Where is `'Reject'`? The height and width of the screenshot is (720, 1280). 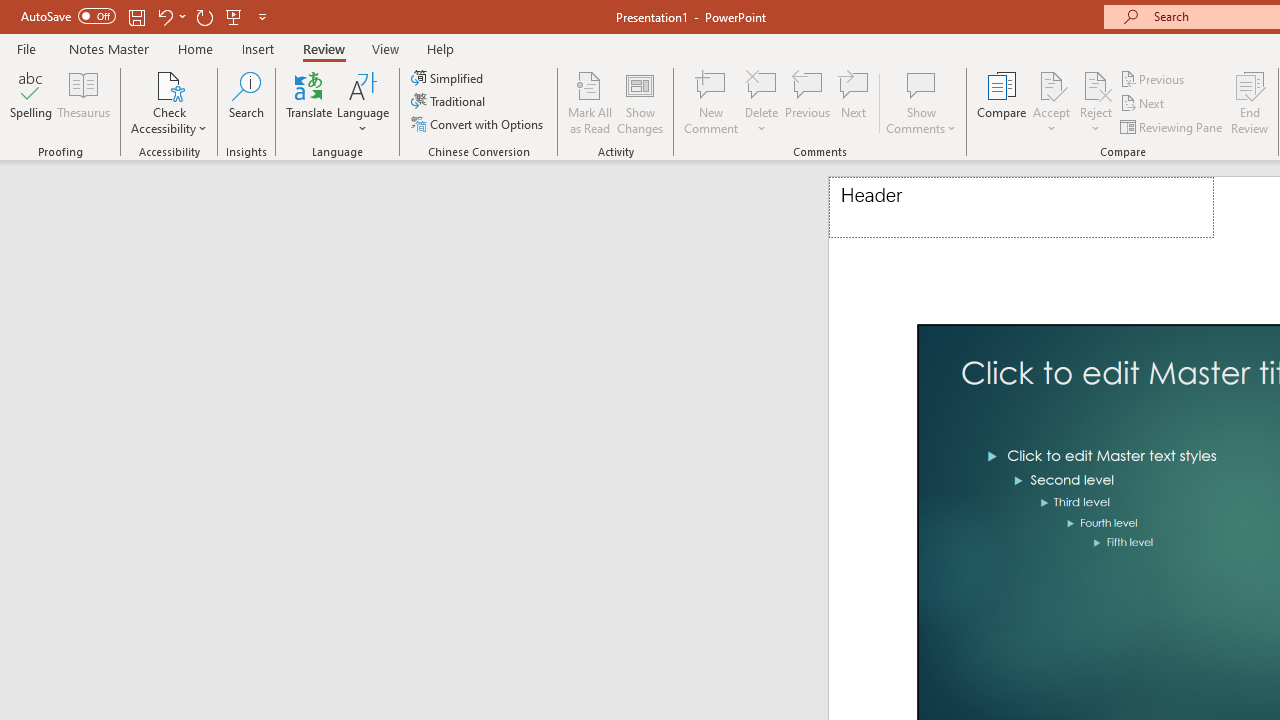
'Reject' is located at coordinates (1095, 103).